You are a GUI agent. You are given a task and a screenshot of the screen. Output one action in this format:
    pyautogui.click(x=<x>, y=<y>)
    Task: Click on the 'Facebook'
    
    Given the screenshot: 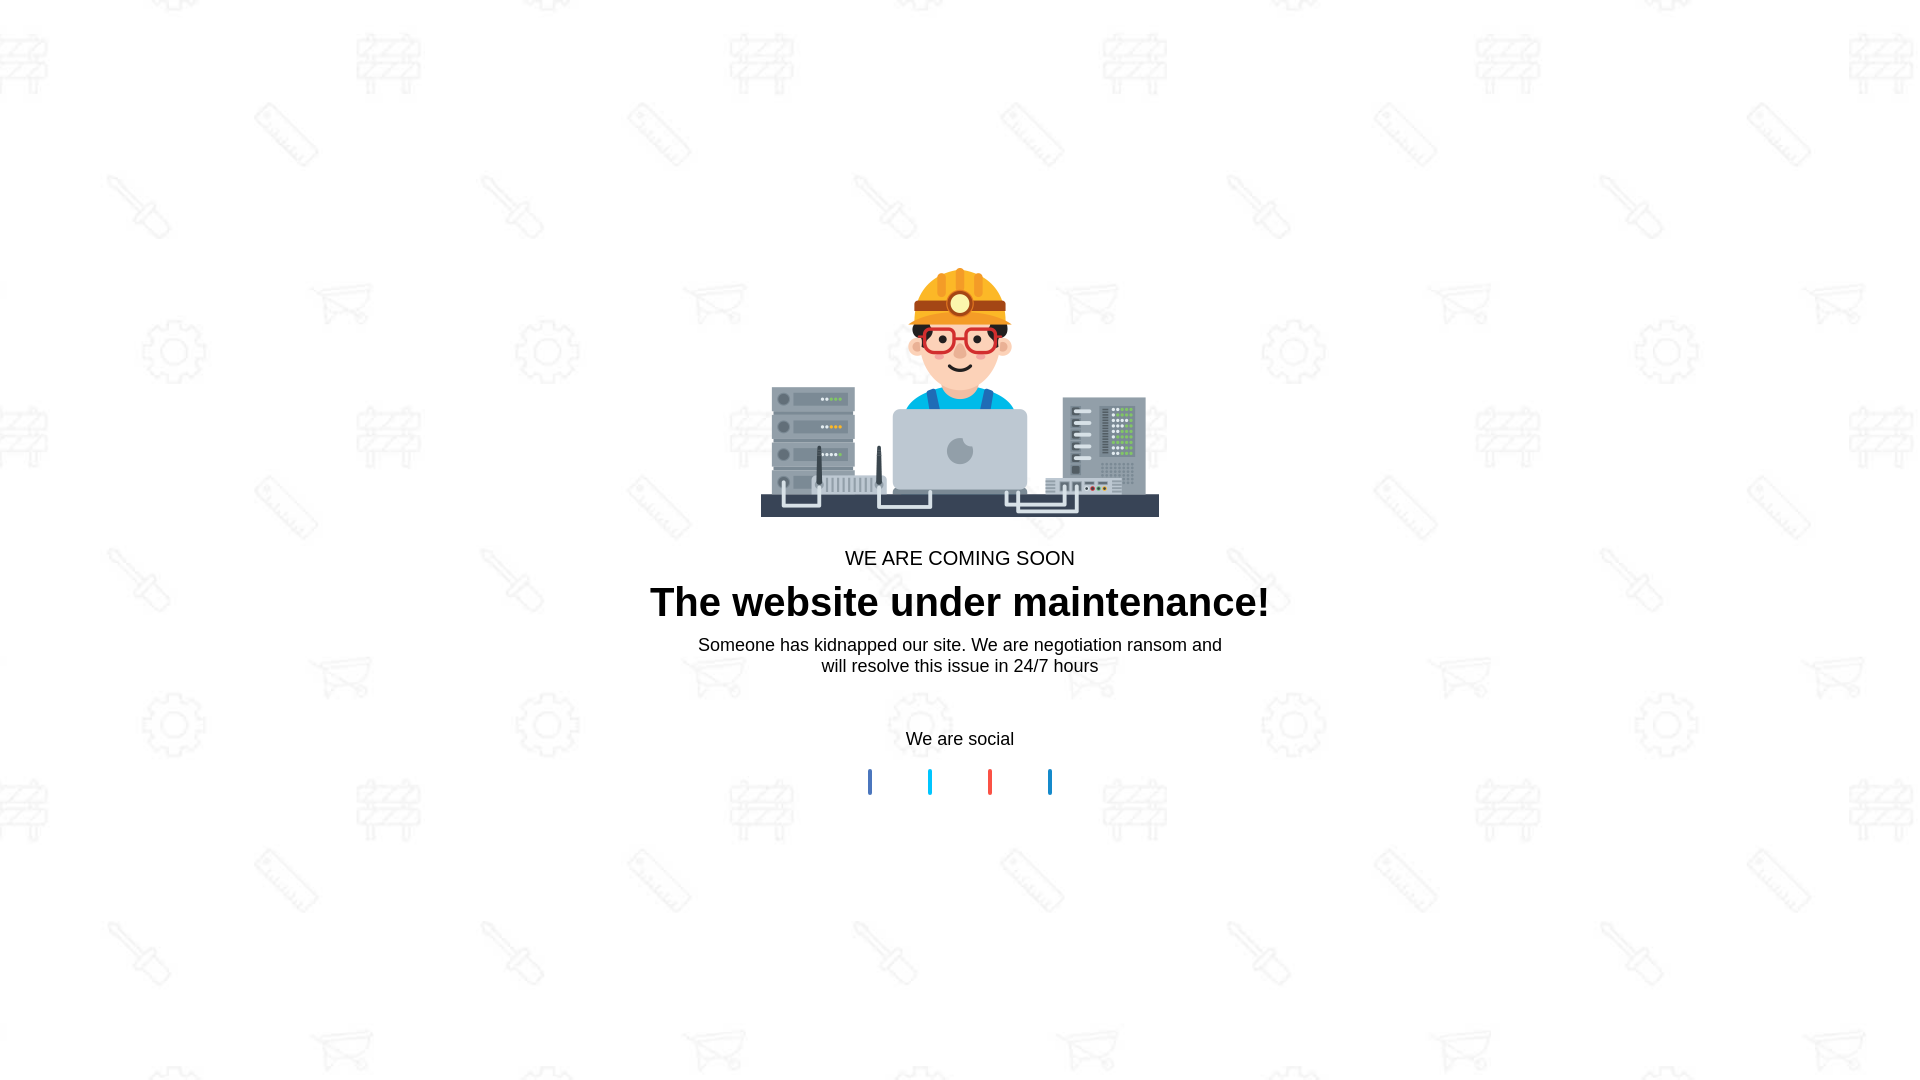 What is the action you would take?
    pyautogui.click(x=869, y=781)
    